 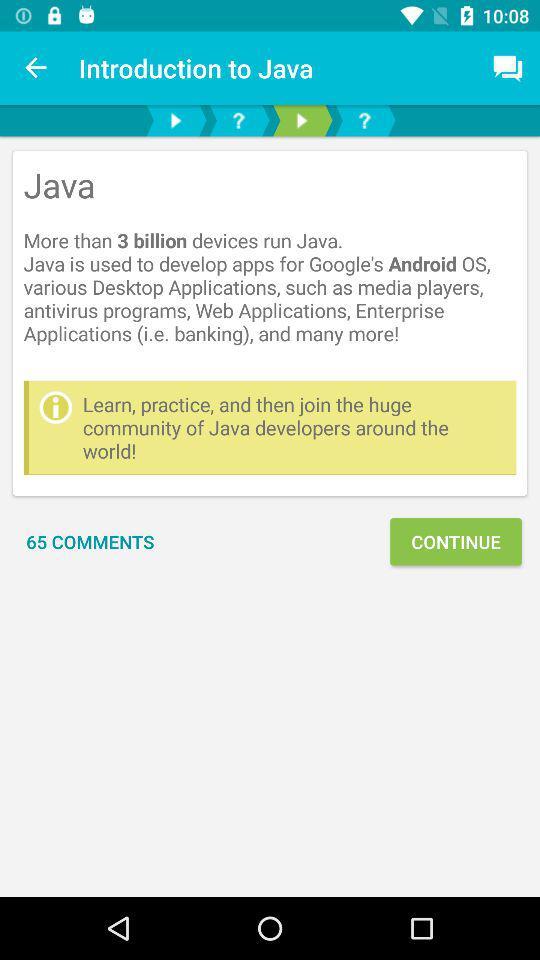 I want to click on request help, so click(x=363, y=120).